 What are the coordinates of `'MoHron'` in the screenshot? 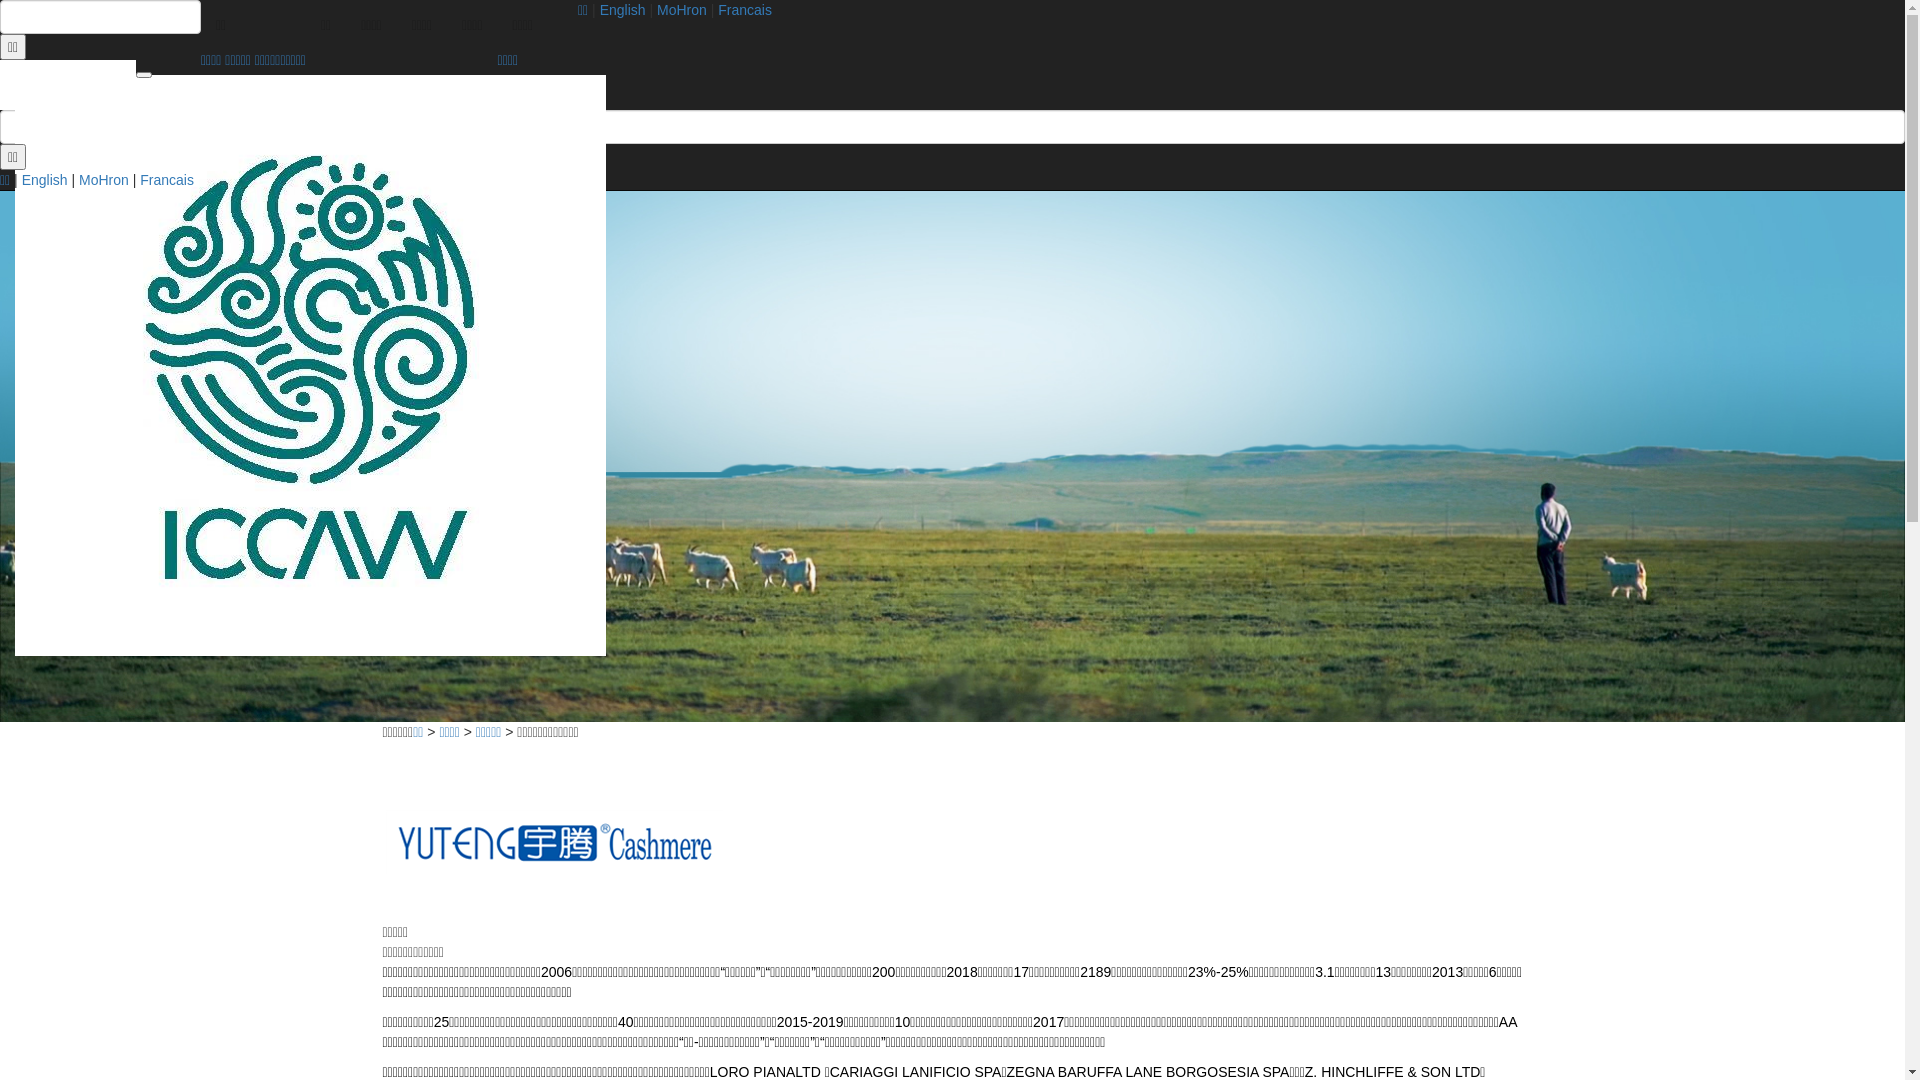 It's located at (681, 10).